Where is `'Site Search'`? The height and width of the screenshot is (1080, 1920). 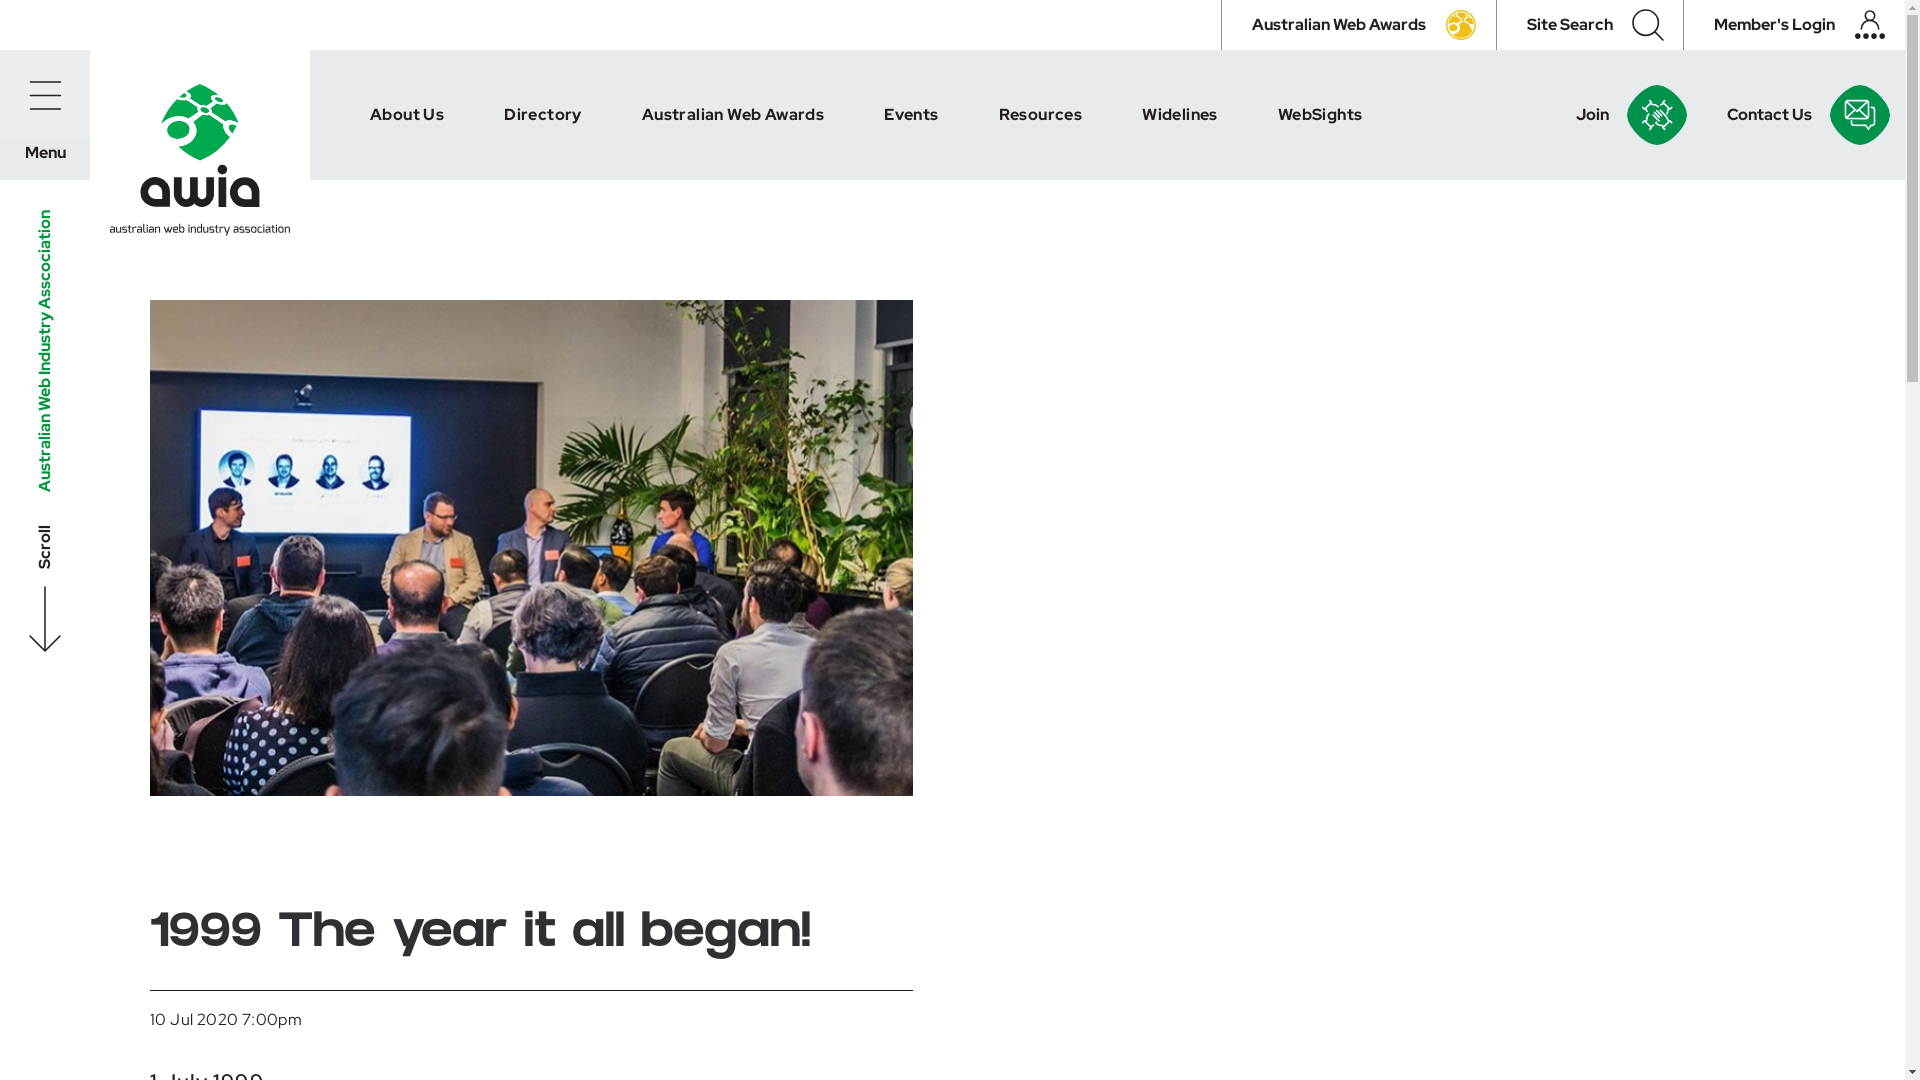
'Site Search' is located at coordinates (1588, 24).